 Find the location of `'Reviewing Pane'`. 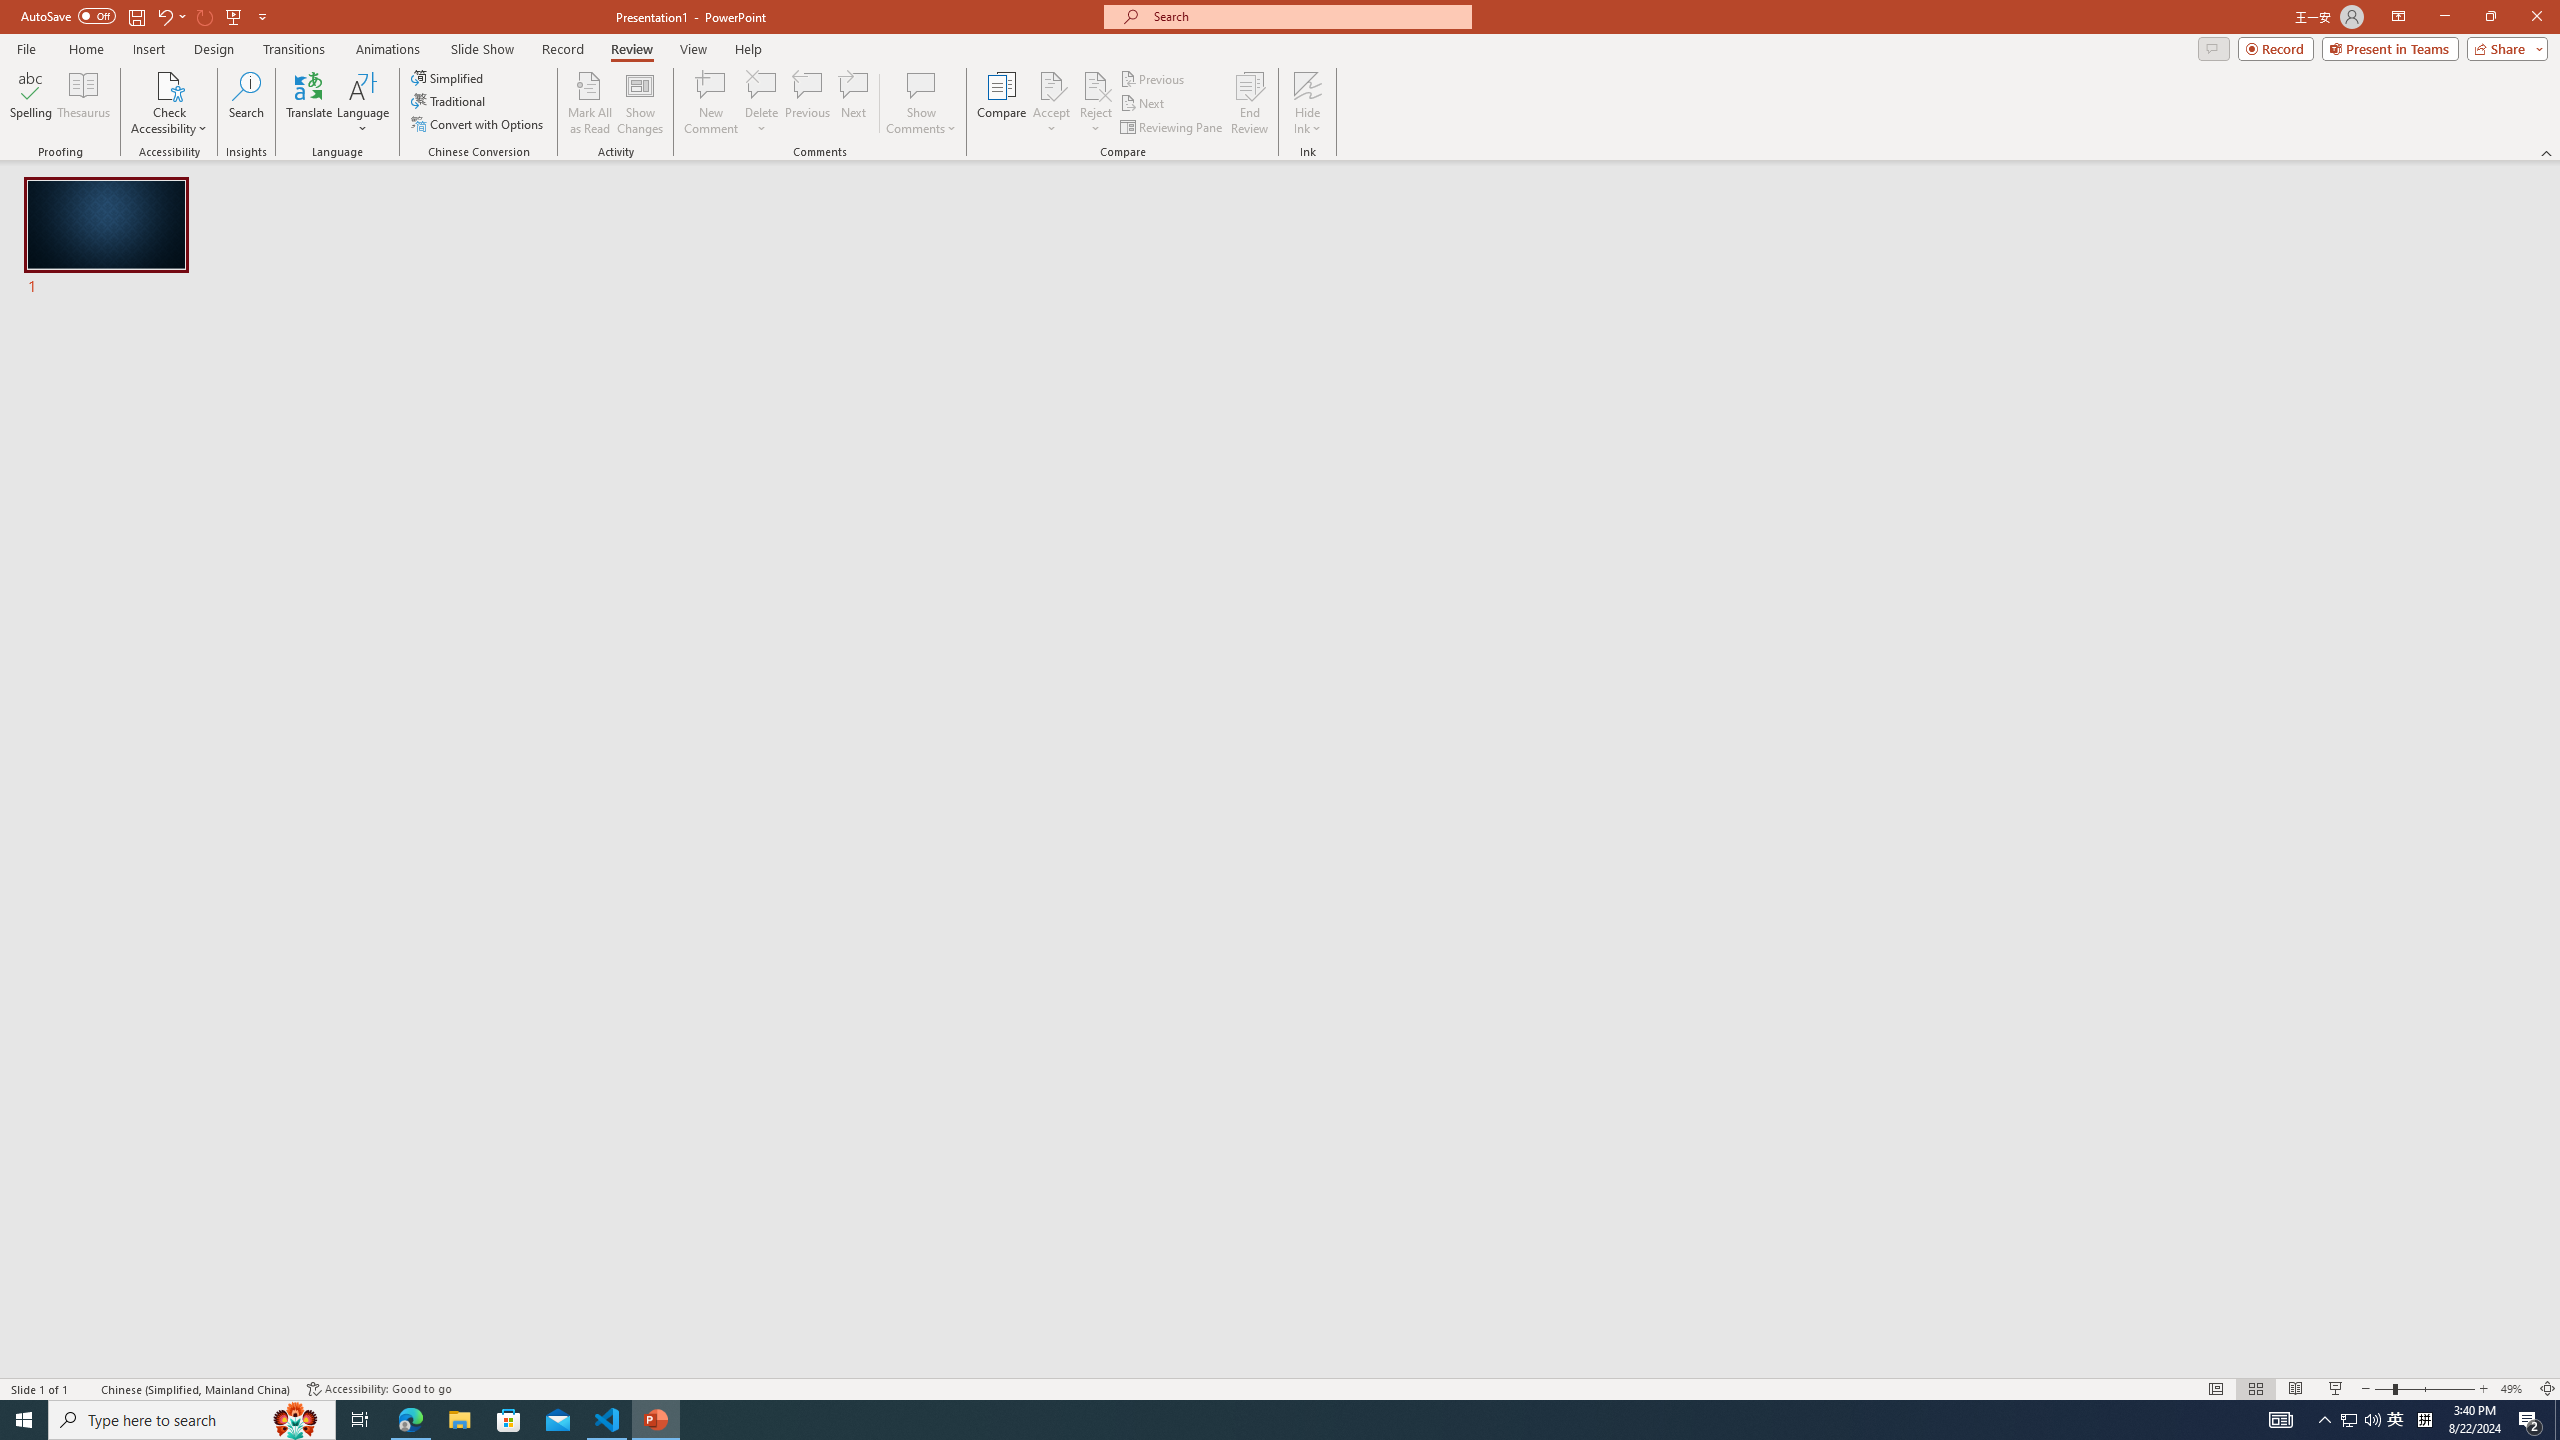

'Reviewing Pane' is located at coordinates (1171, 127).